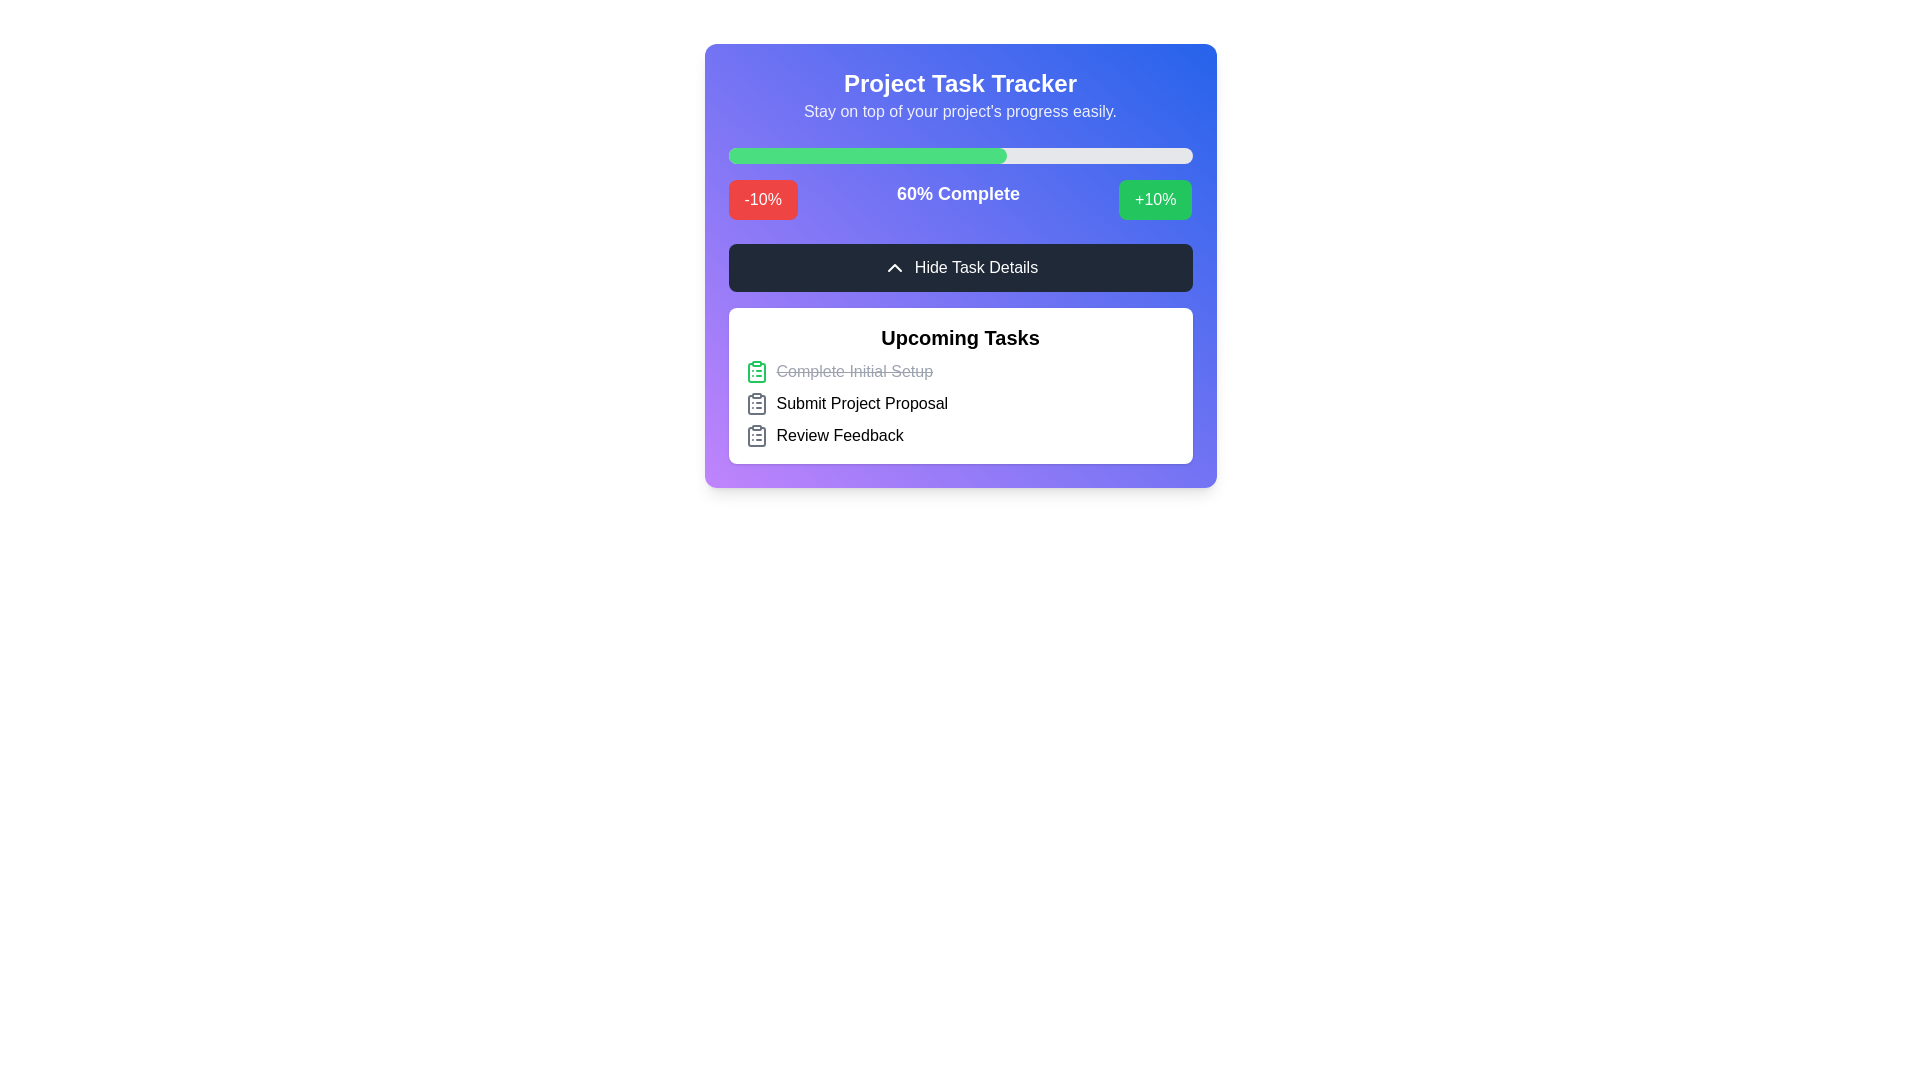 This screenshot has width=1920, height=1080. Describe the element at coordinates (762, 200) in the screenshot. I see `the red rectangular button with rounded corners displaying '-10%' in bold white font to decrease the associated value by 10%` at that location.